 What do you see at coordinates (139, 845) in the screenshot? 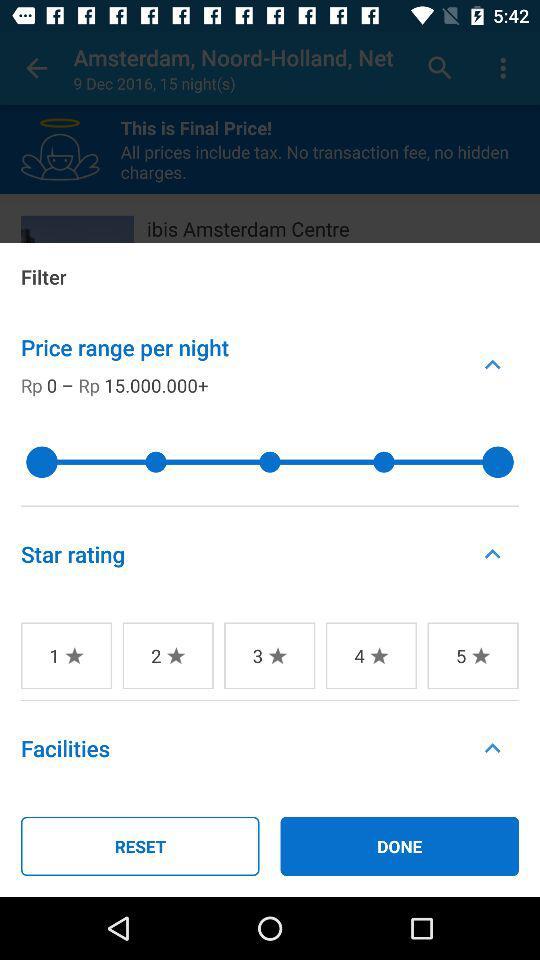
I see `reset icon` at bounding box center [139, 845].